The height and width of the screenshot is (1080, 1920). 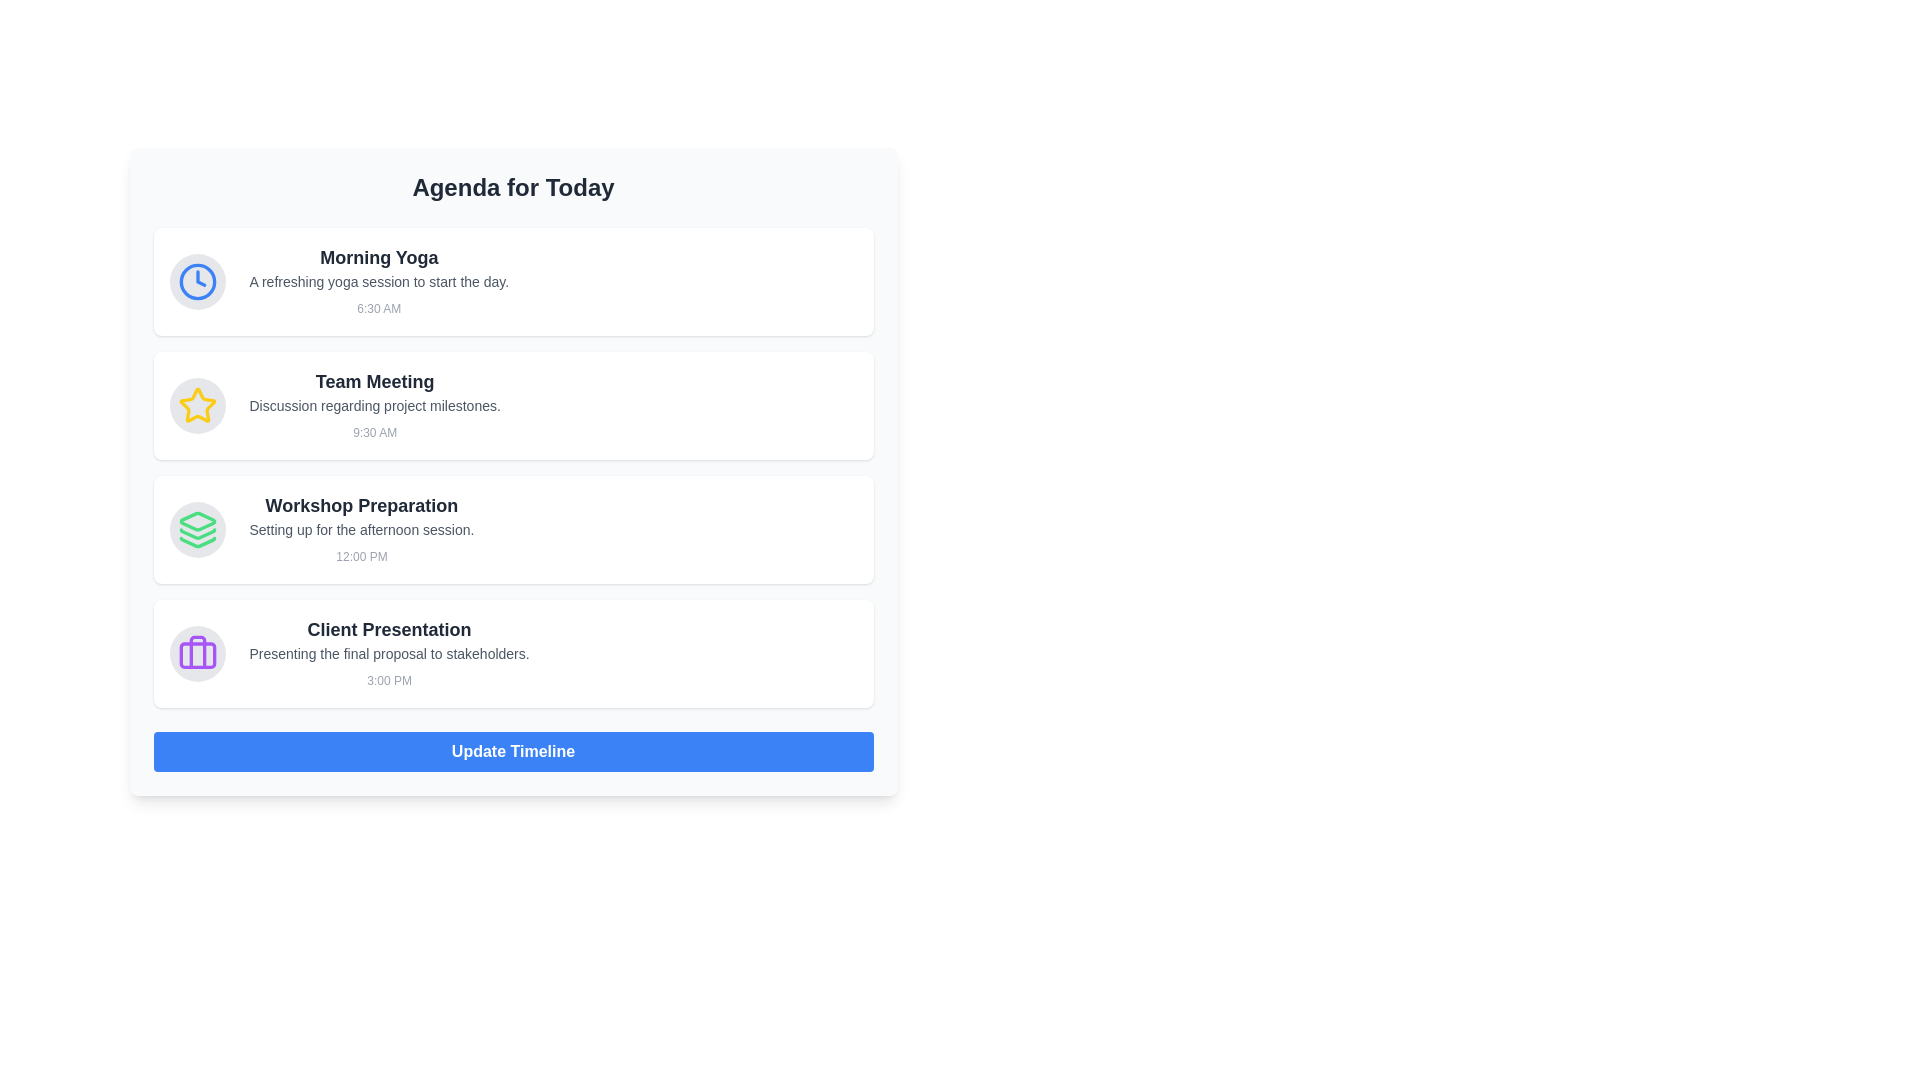 What do you see at coordinates (389, 628) in the screenshot?
I see `the text label displaying 'Client Presentation', which is styled with a bold font and is located in the fourth row of the agenda list, above the text 'Presenting the final proposal to stakeholders.' and below the timestamp '3:00 PM'` at bounding box center [389, 628].